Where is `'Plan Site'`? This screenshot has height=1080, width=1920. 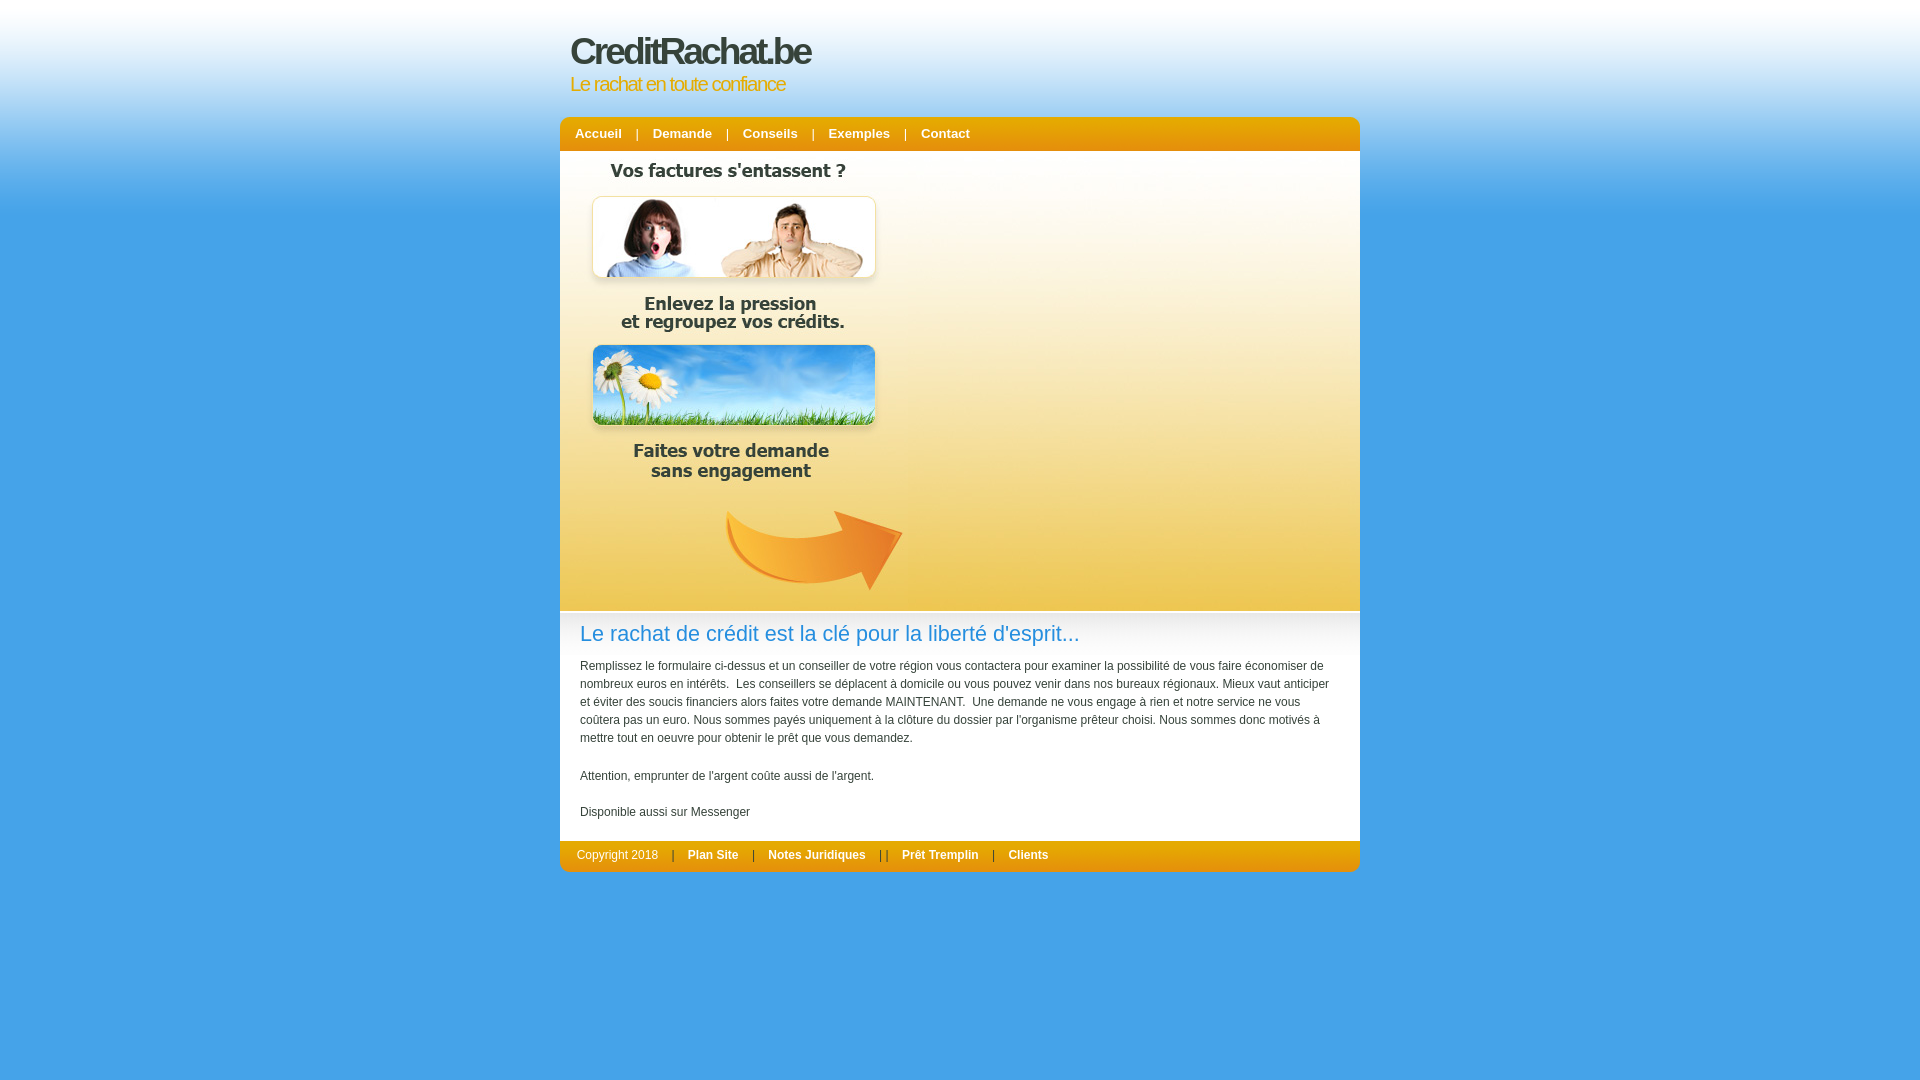 'Plan Site' is located at coordinates (713, 855).